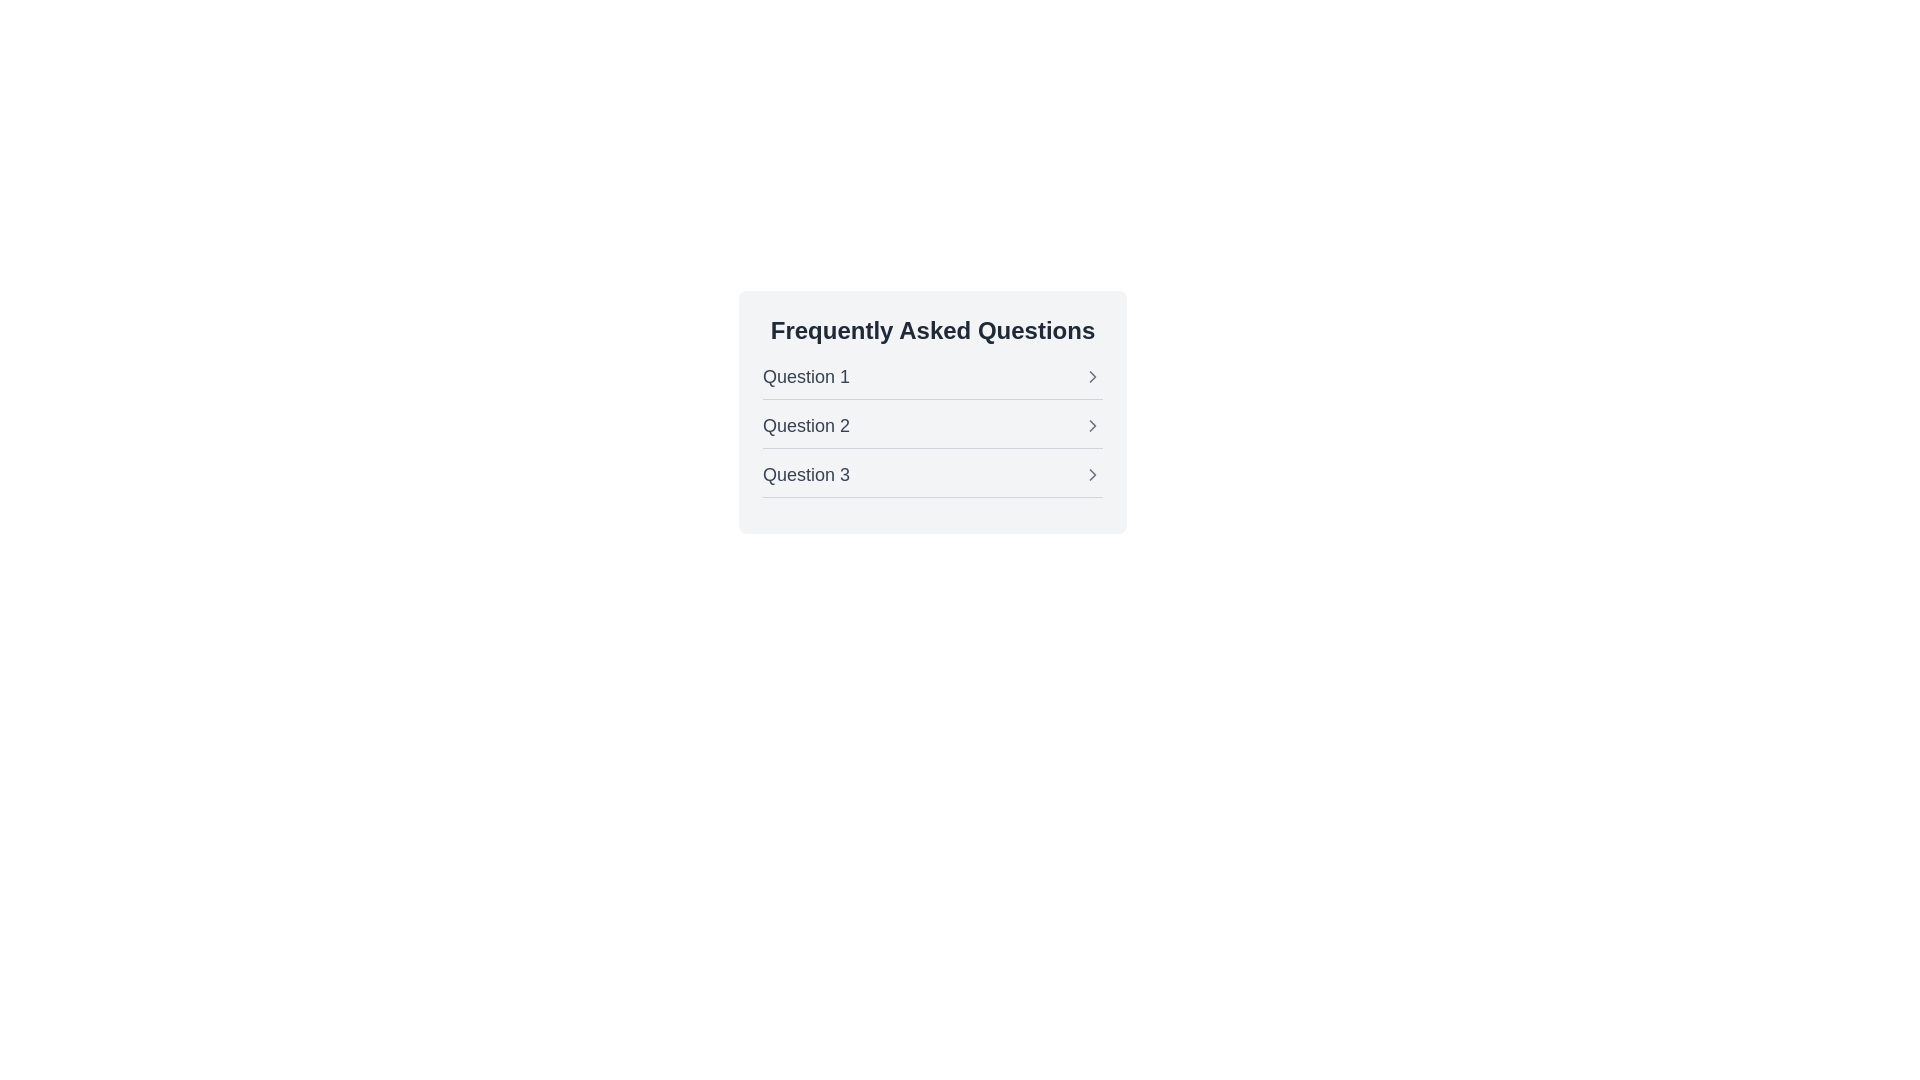  I want to click on the icon to the right of 'Question 2', so click(1092, 424).